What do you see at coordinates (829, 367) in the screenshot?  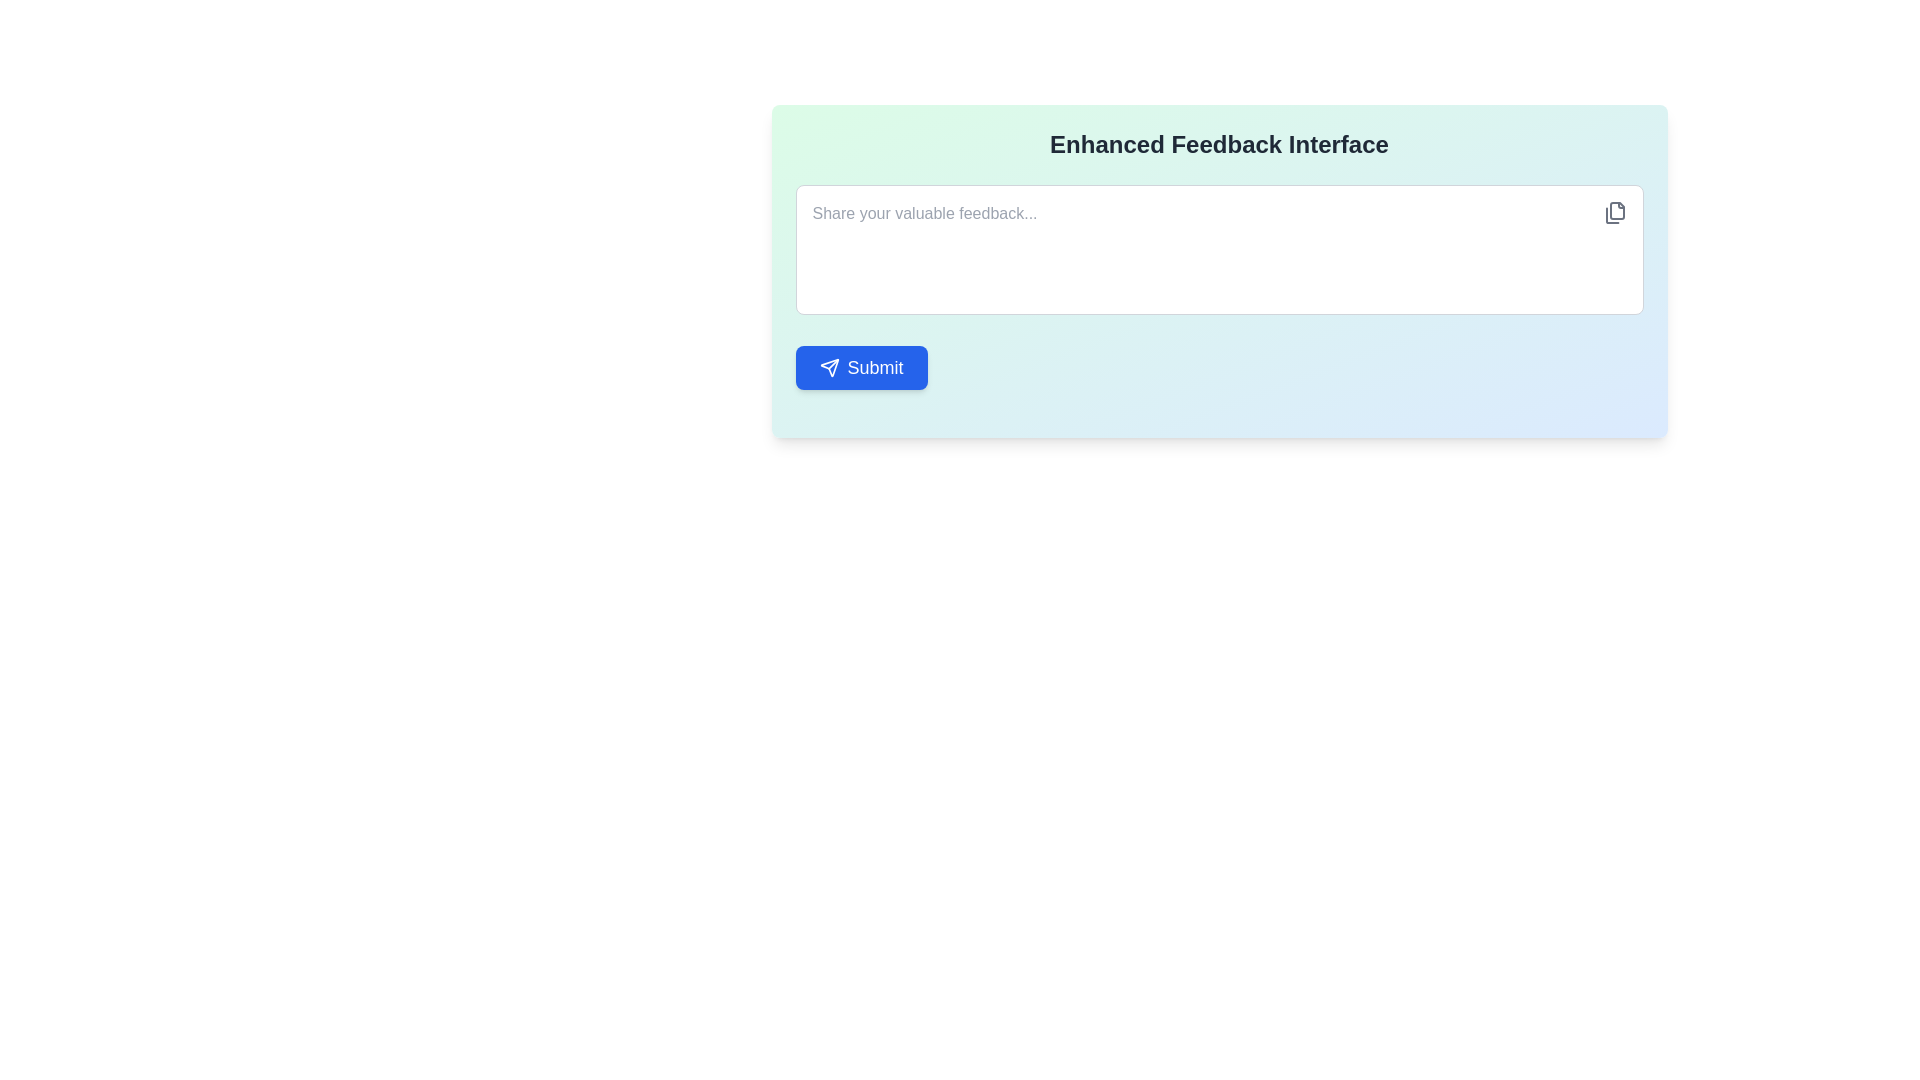 I see `the send icon, which is a minimalistic vector graphic located near the center of the blue button in the bottom-left of the card` at bounding box center [829, 367].